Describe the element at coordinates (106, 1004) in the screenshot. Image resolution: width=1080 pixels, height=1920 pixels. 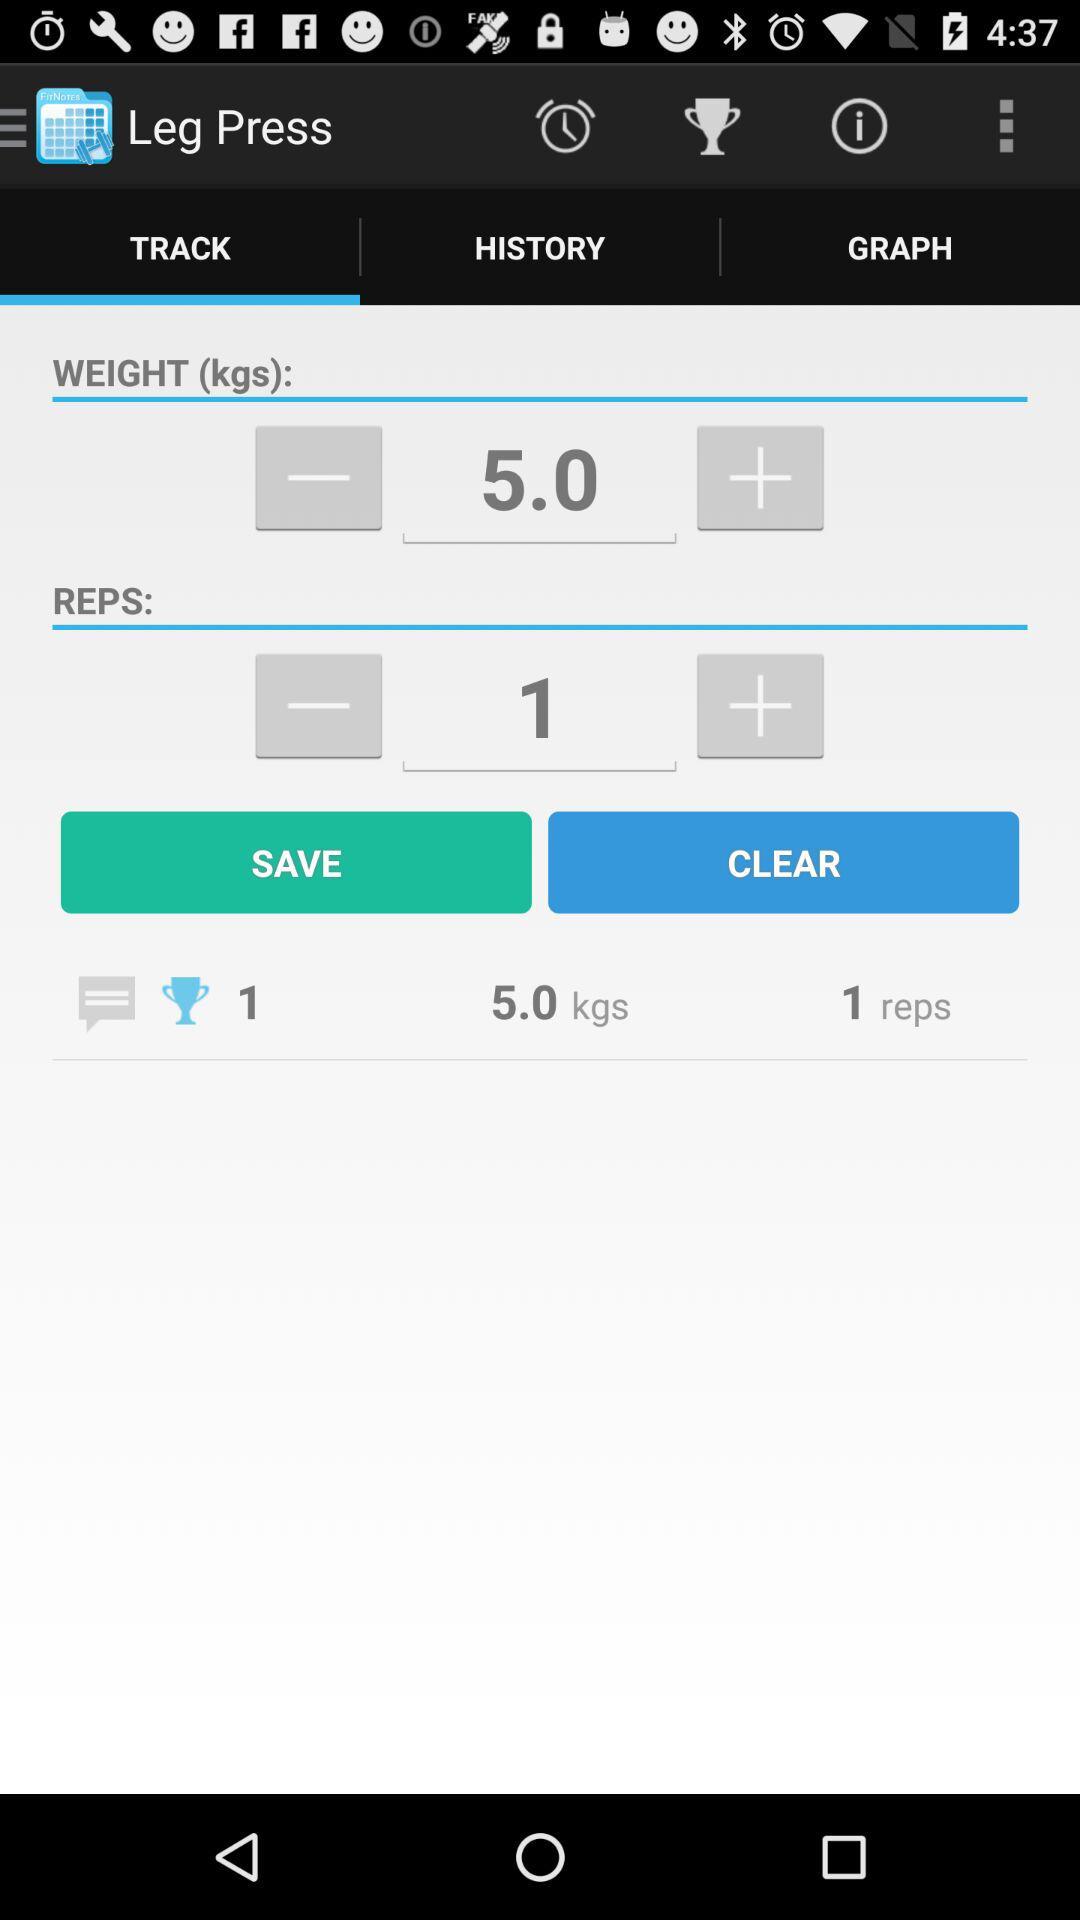
I see `adds a comment` at that location.